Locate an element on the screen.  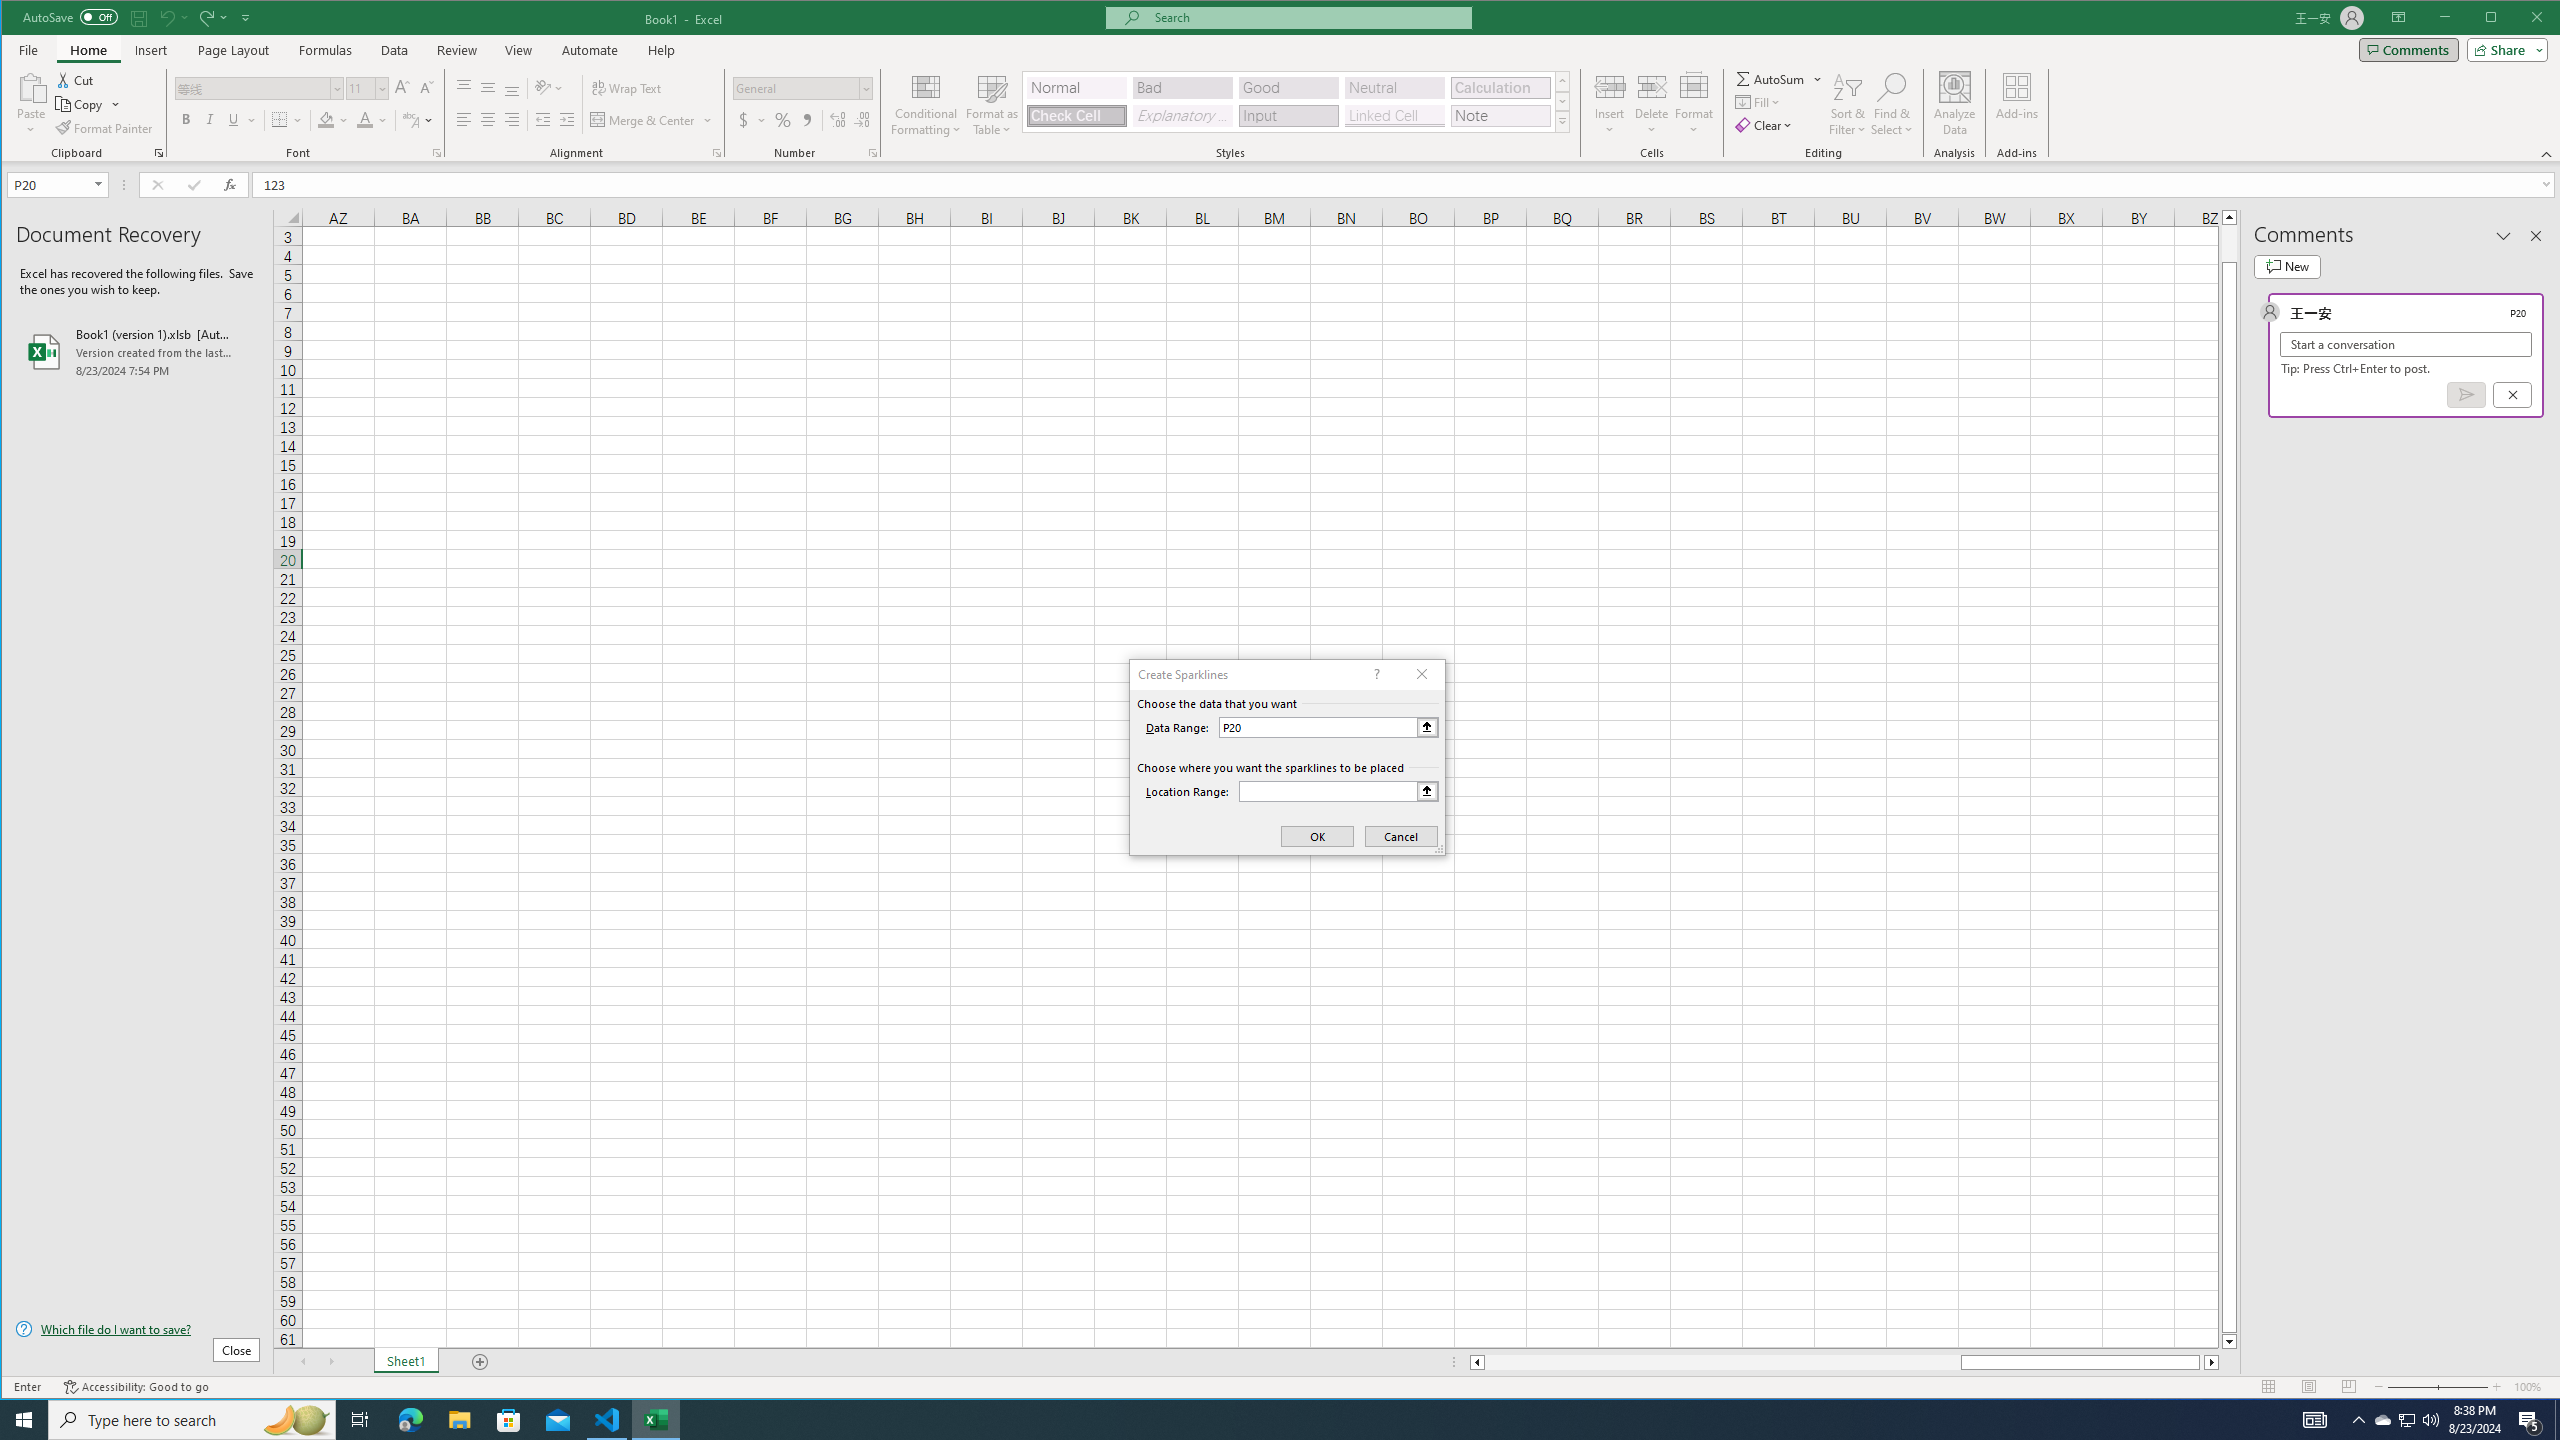
'Fill Color RGB(255, 255, 0)' is located at coordinates (326, 119).